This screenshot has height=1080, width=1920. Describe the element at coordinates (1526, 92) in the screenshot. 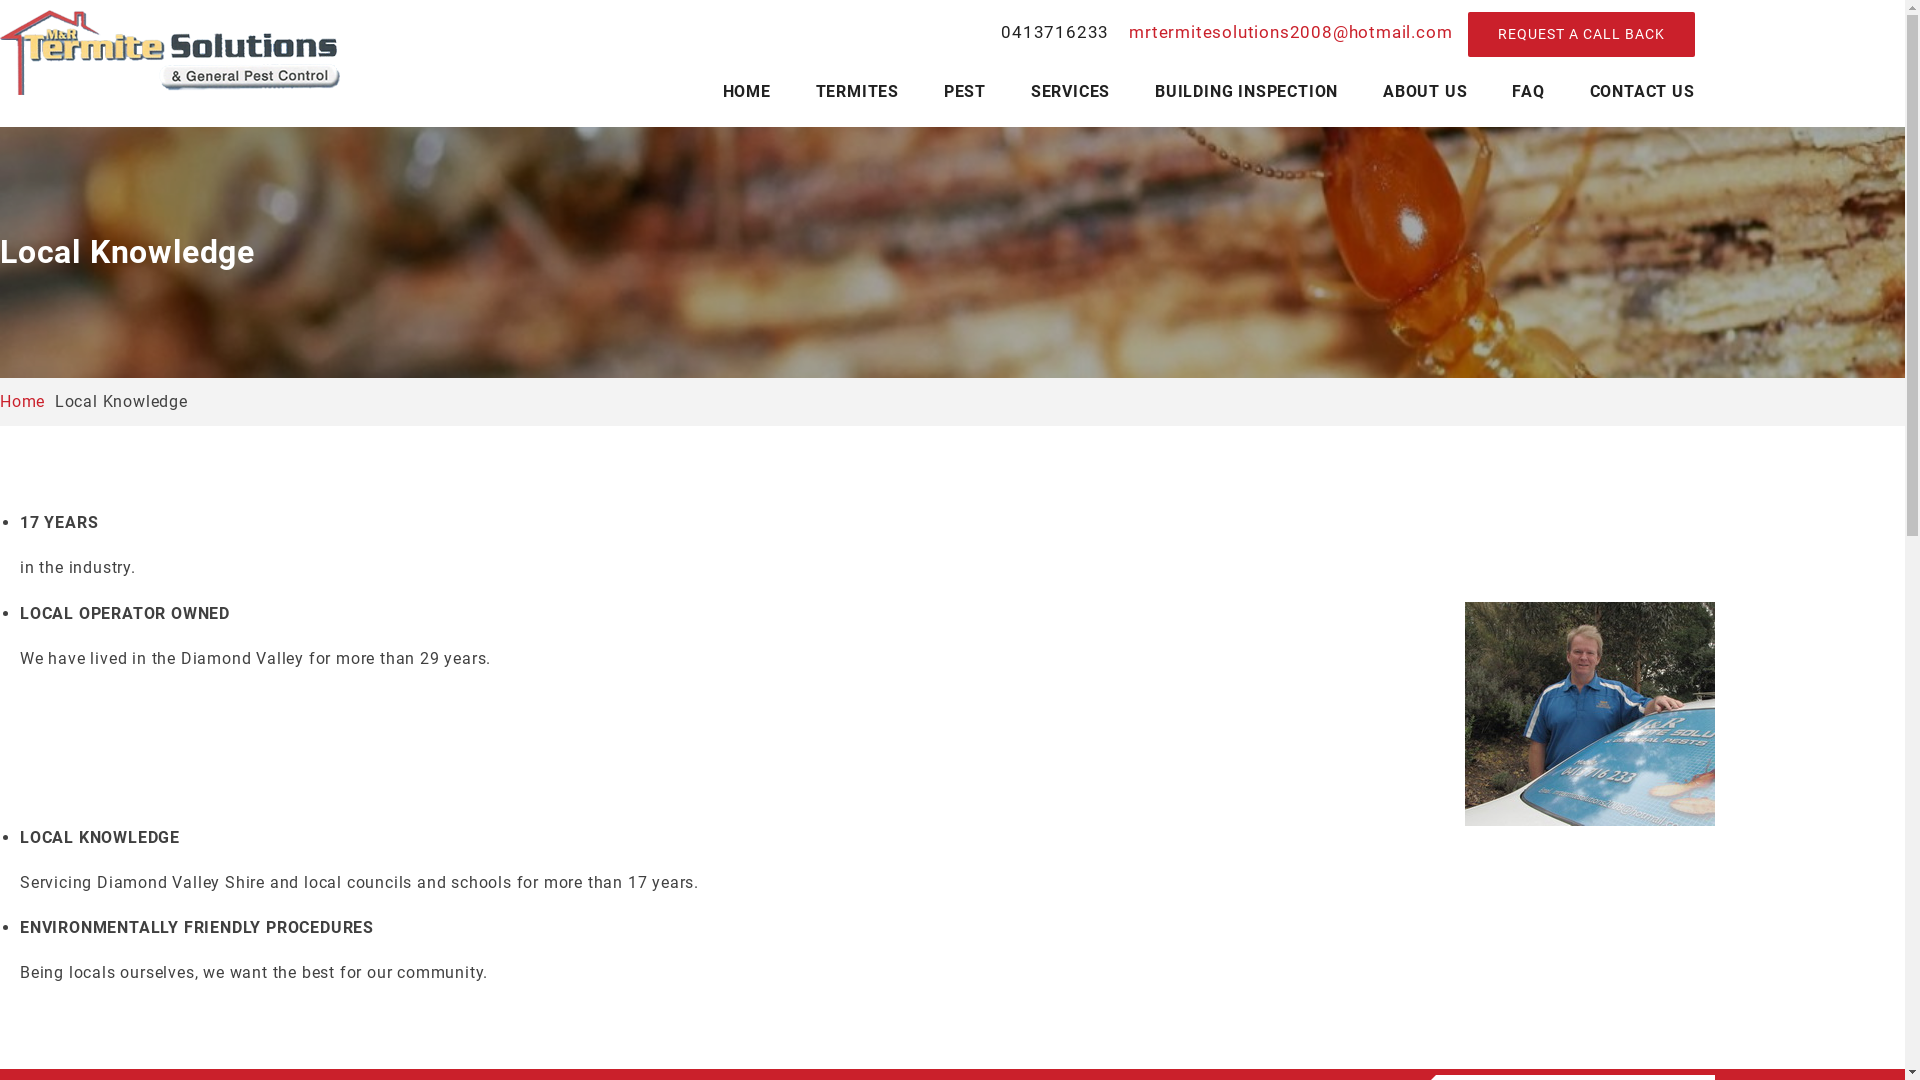

I see `'FAQ'` at that location.